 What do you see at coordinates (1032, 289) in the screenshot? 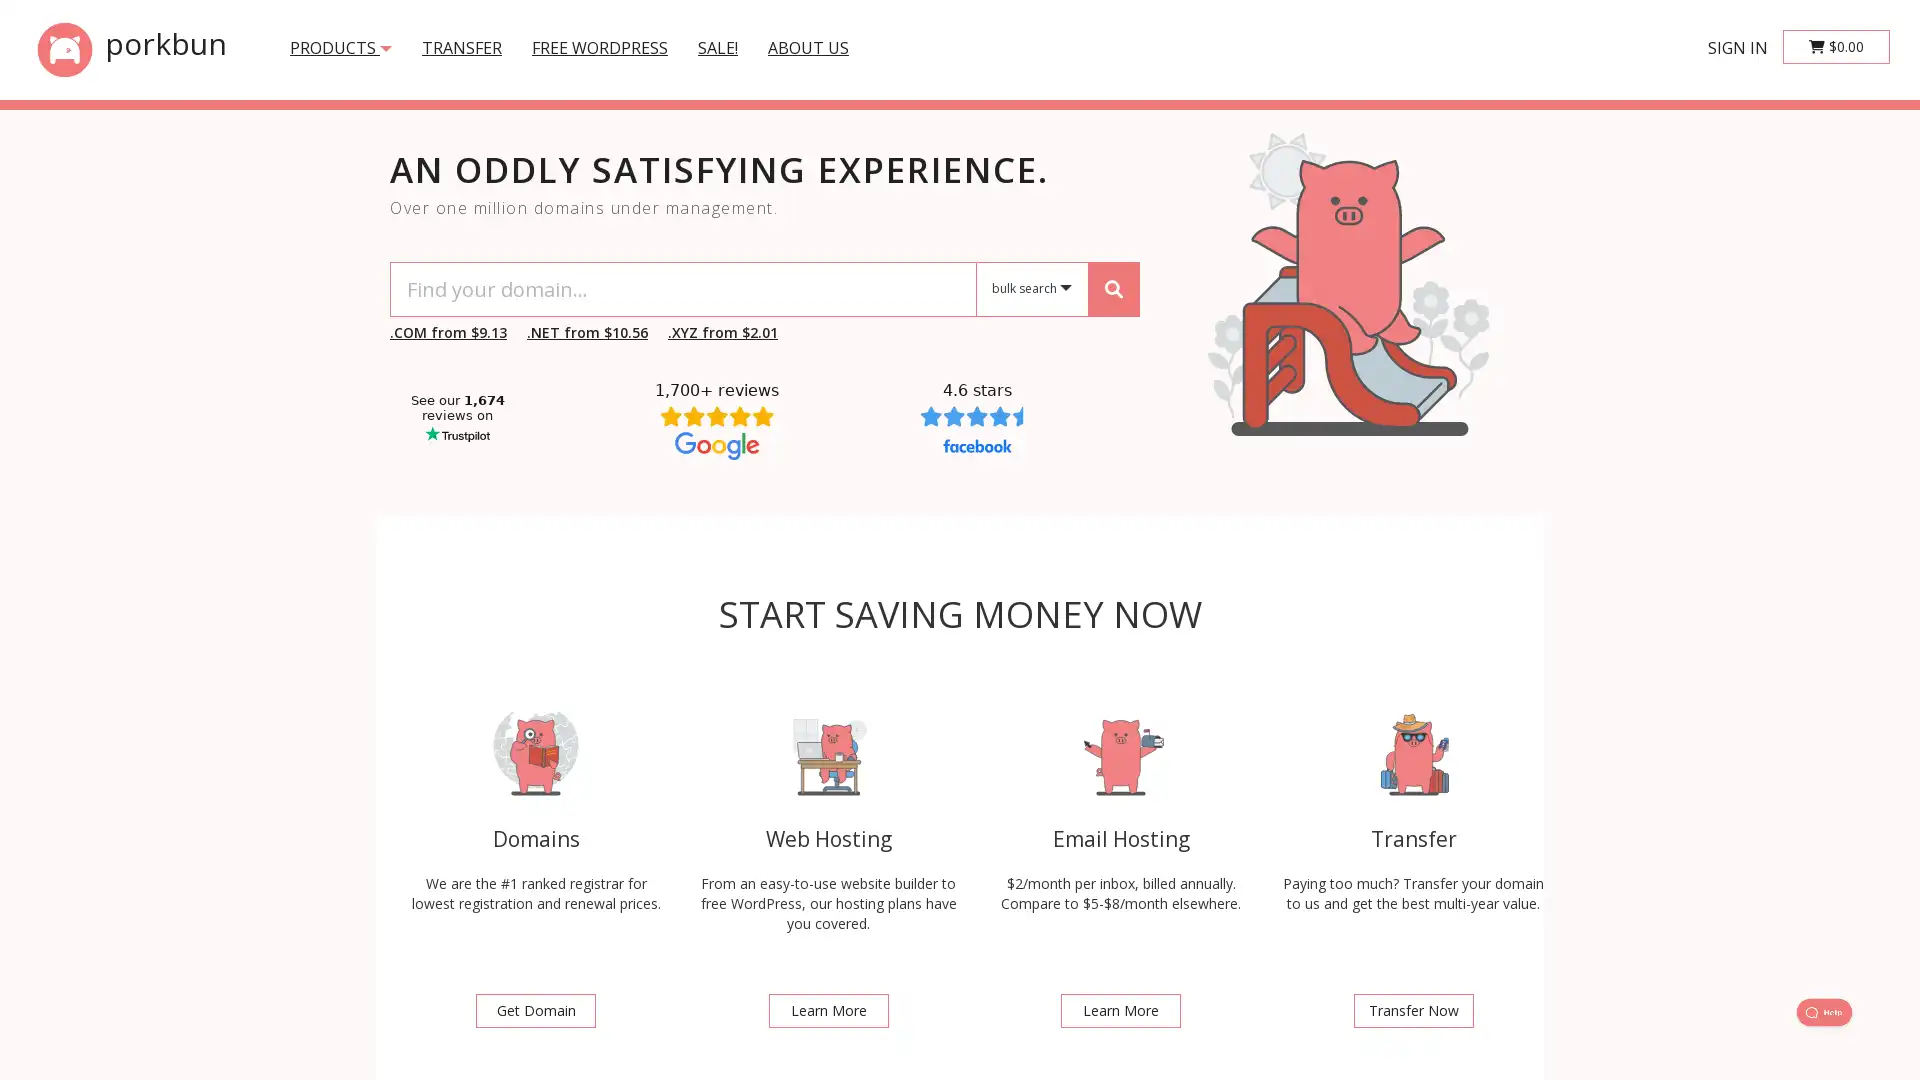
I see `open bulk search` at bounding box center [1032, 289].